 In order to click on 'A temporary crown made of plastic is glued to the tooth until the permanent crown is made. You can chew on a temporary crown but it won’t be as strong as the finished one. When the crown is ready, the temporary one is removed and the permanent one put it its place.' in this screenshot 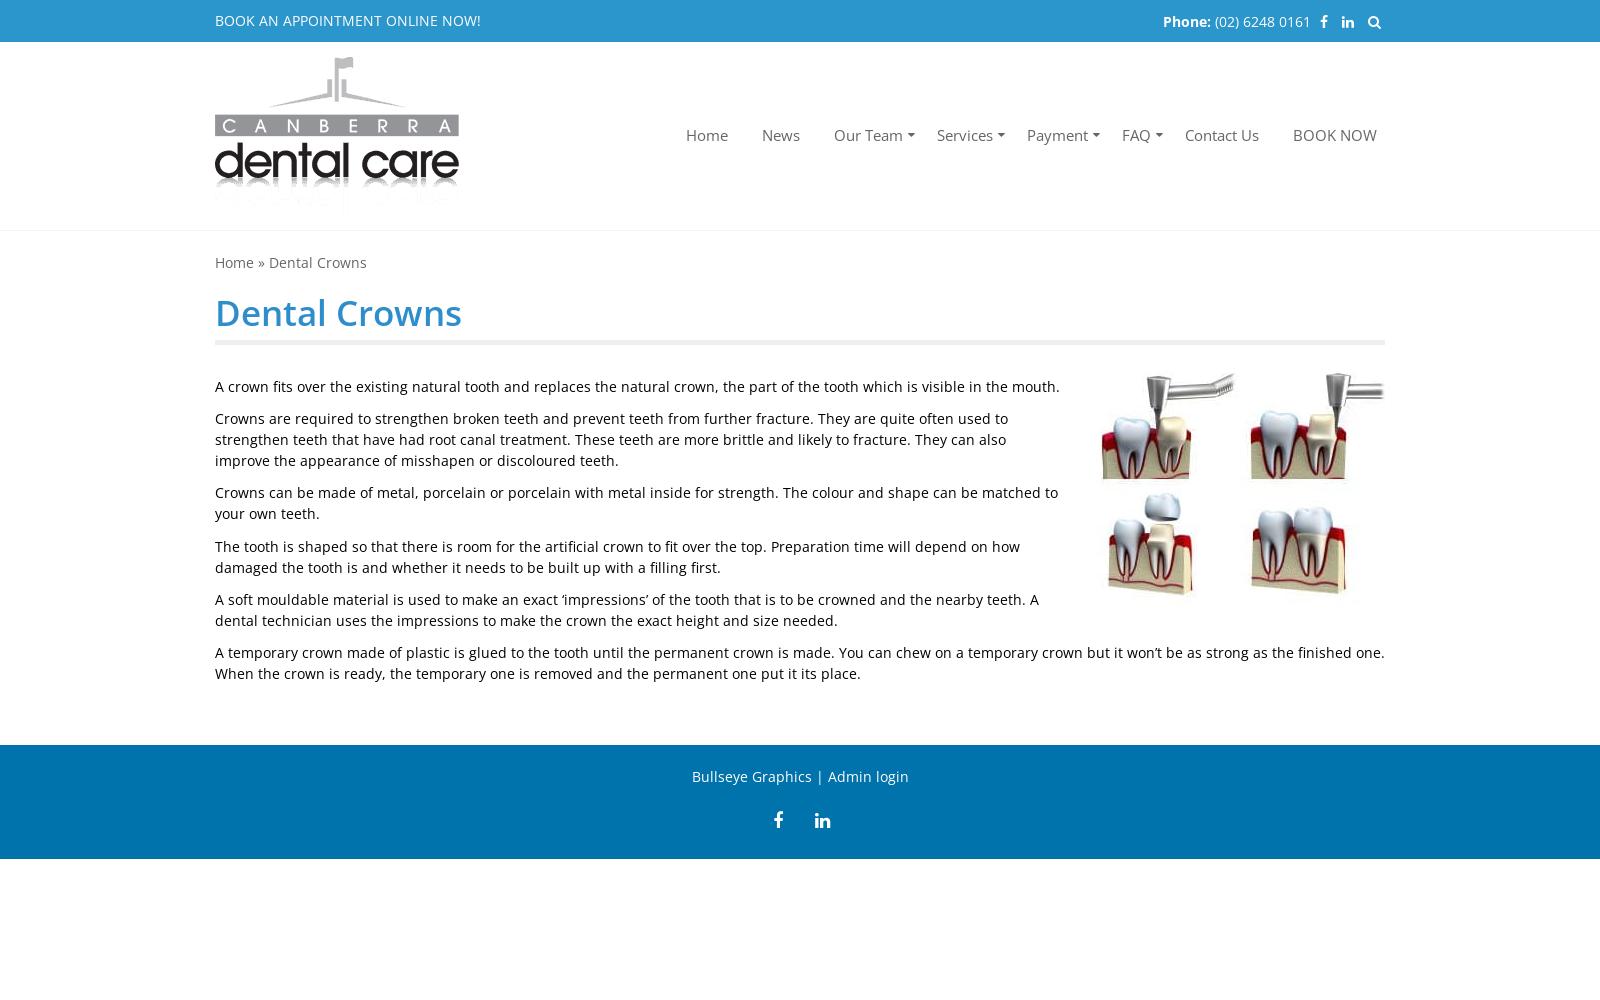, I will do `click(800, 662)`.